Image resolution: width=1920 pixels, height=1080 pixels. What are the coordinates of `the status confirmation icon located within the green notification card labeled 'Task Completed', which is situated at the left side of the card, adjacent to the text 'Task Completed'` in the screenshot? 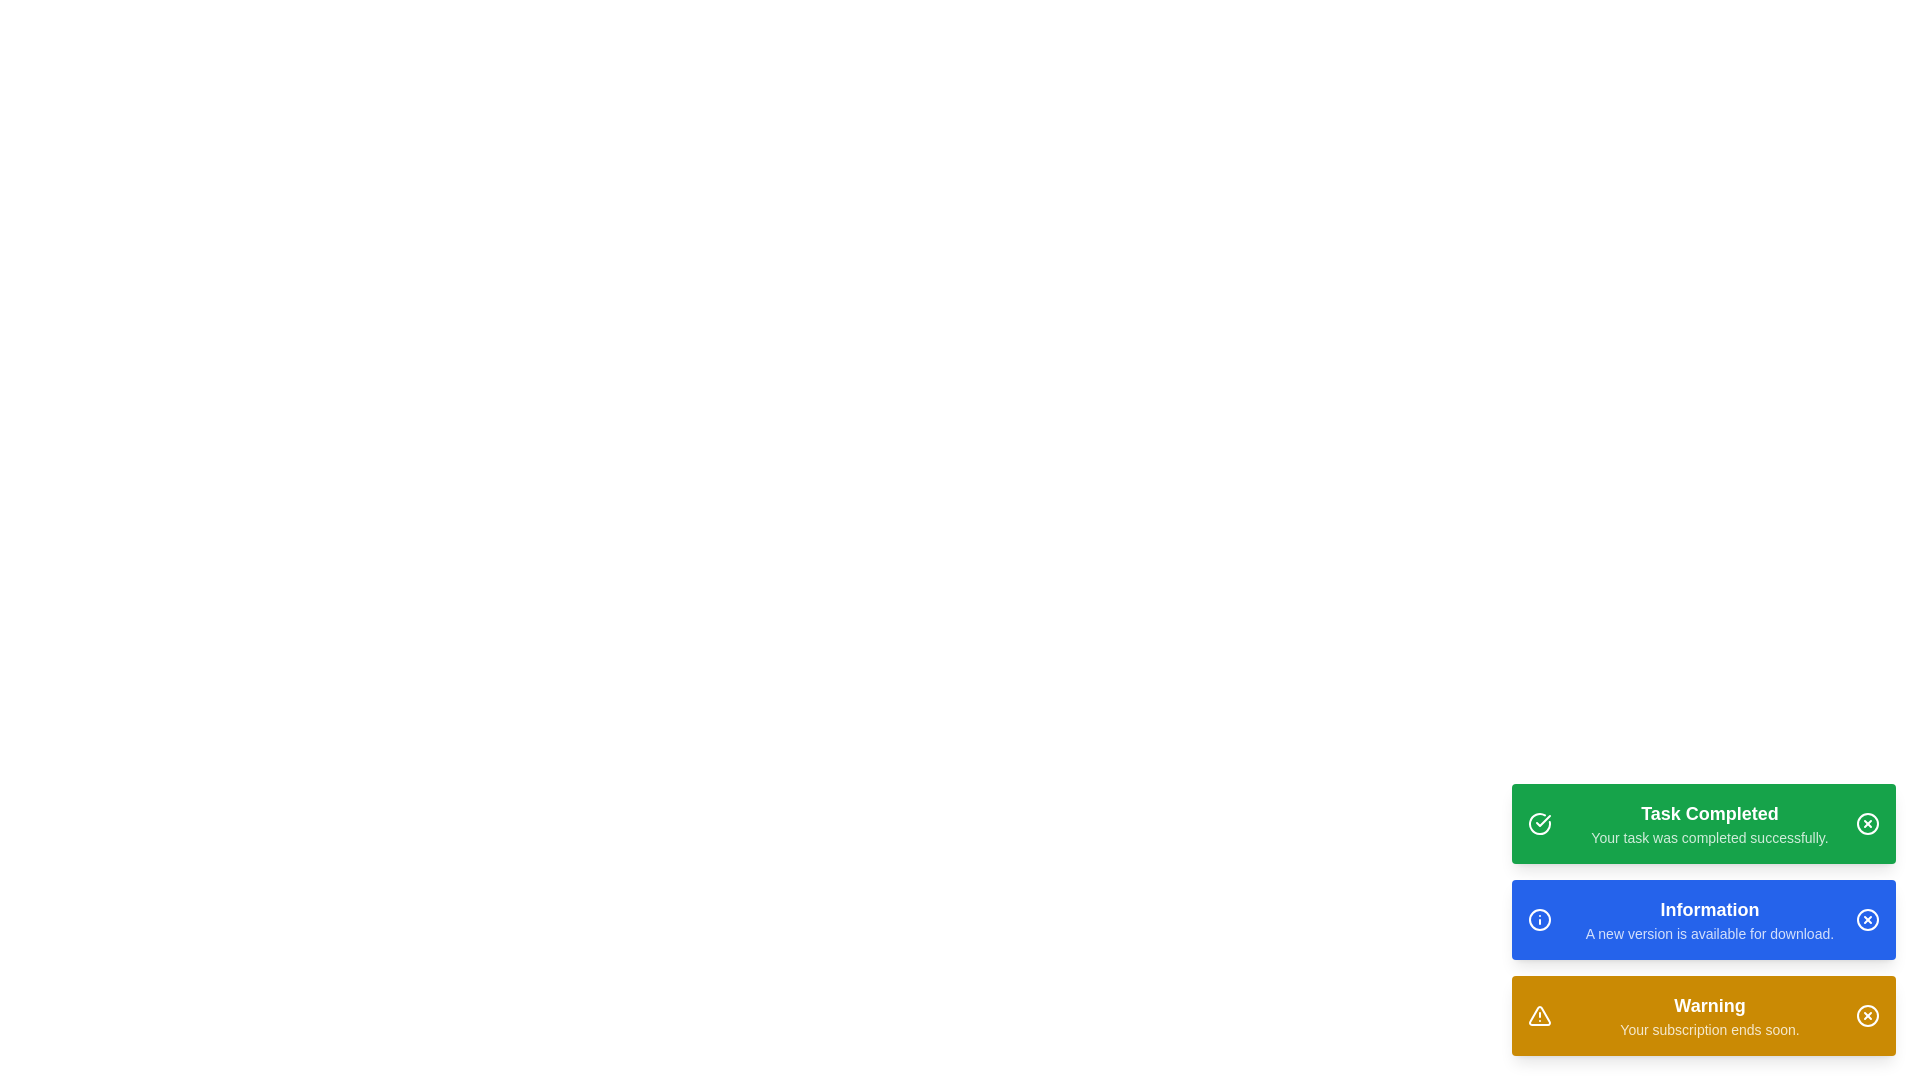 It's located at (1539, 824).